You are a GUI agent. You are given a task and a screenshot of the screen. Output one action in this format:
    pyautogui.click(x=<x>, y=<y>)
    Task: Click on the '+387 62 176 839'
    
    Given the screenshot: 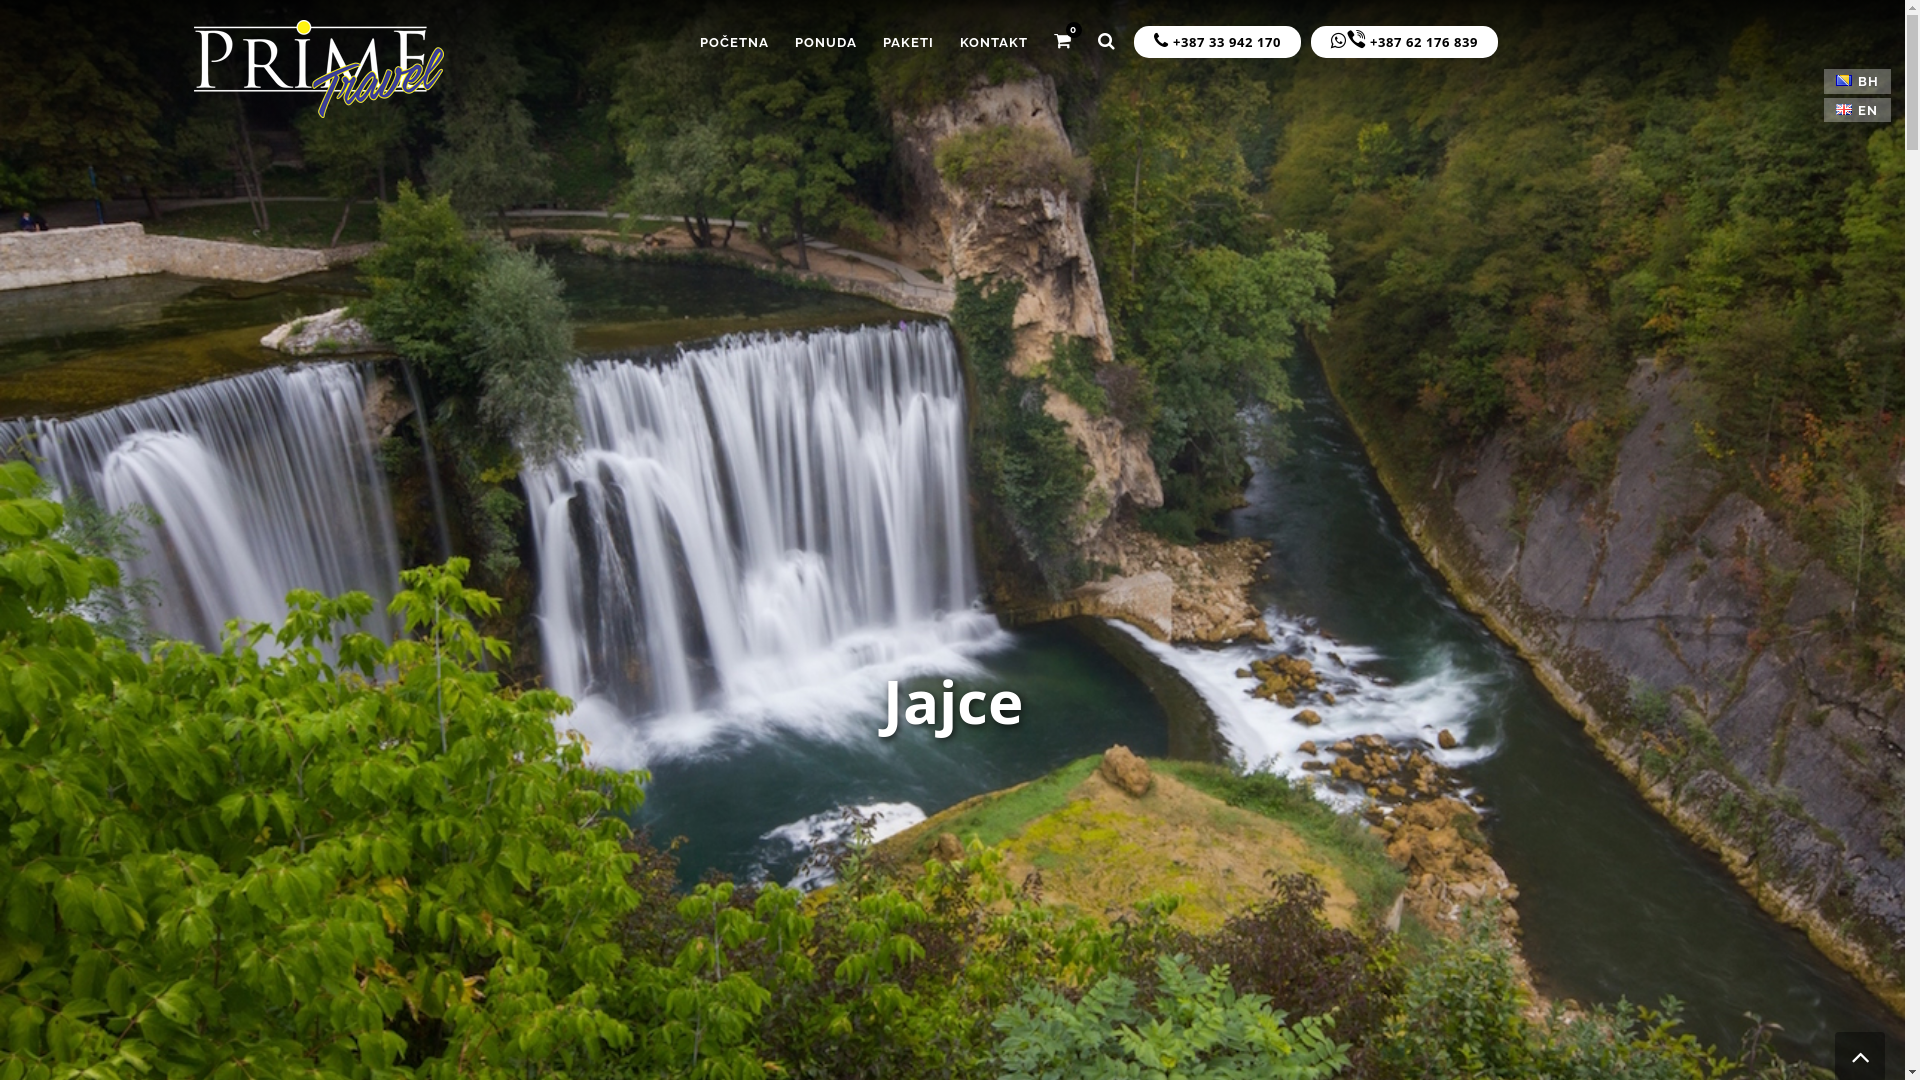 What is the action you would take?
    pyautogui.click(x=1403, y=42)
    